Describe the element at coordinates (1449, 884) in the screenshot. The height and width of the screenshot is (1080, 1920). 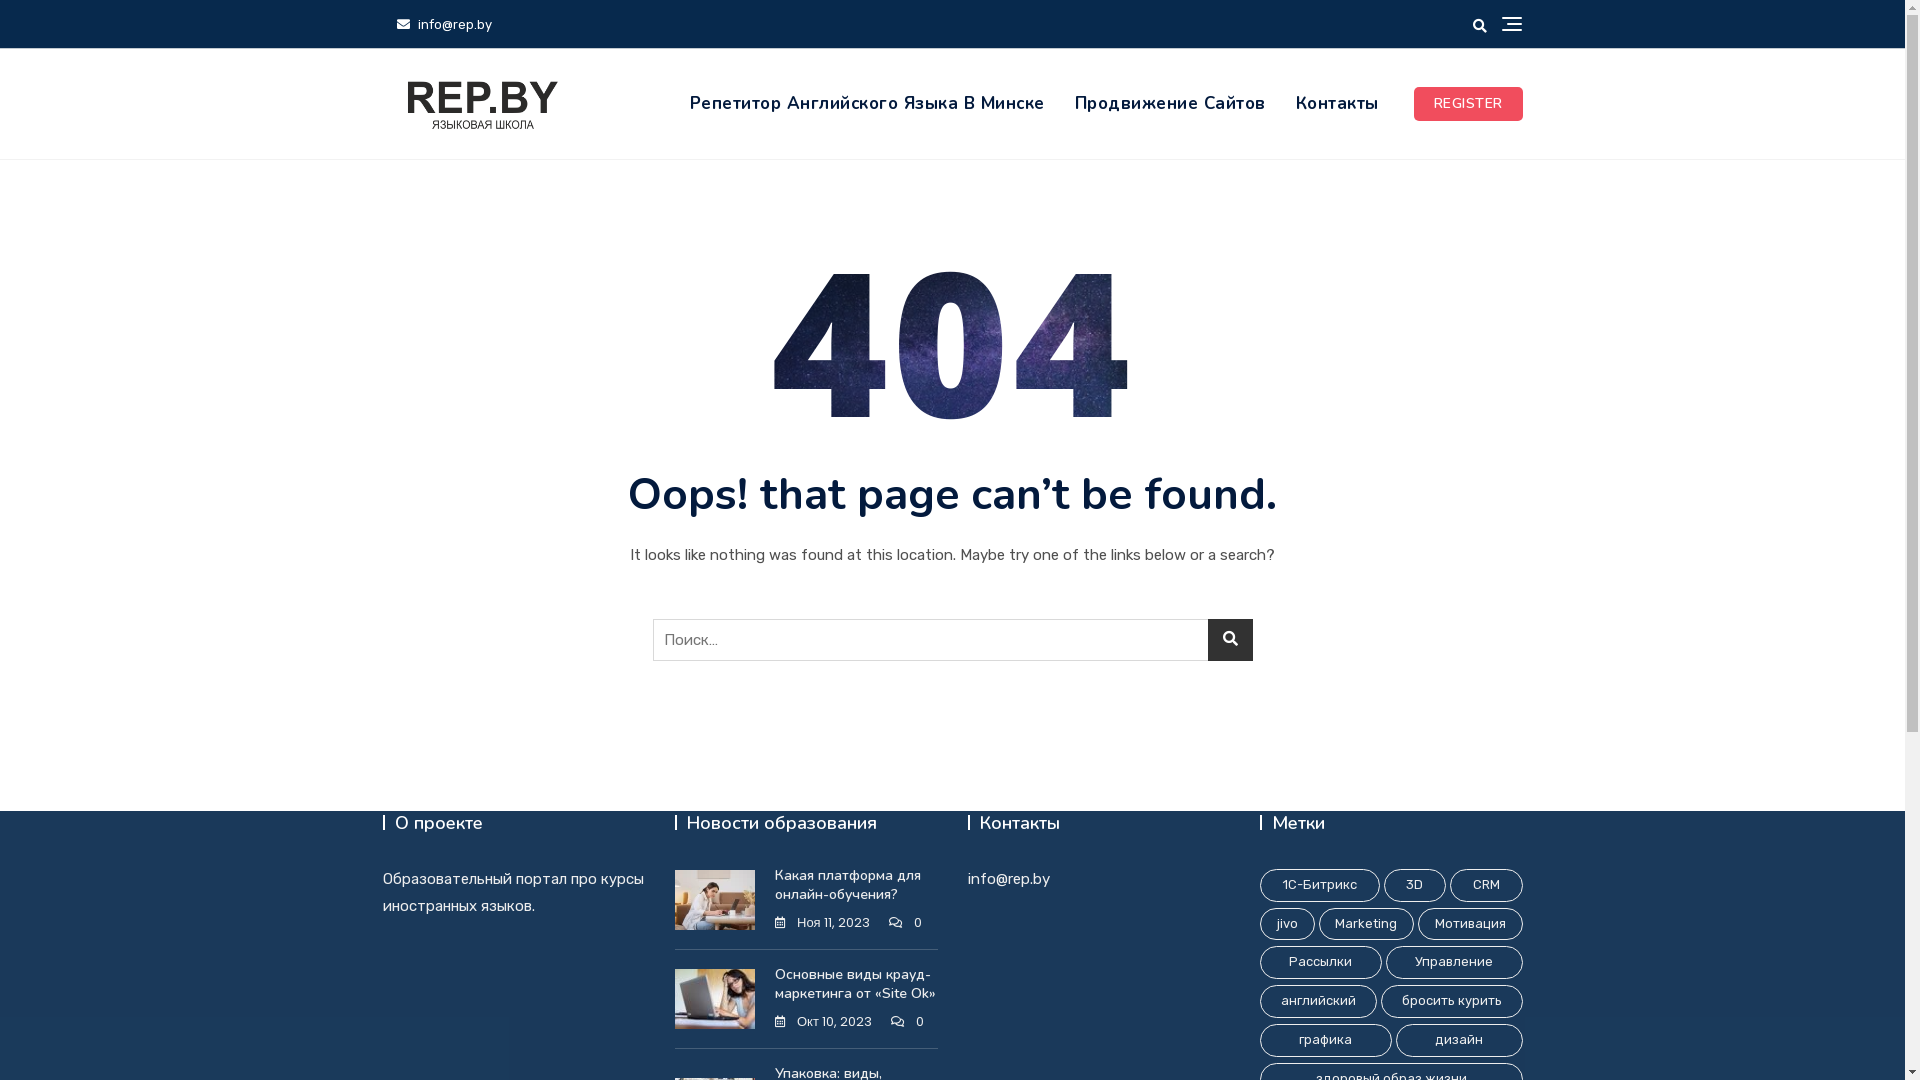
I see `'CRM'` at that location.